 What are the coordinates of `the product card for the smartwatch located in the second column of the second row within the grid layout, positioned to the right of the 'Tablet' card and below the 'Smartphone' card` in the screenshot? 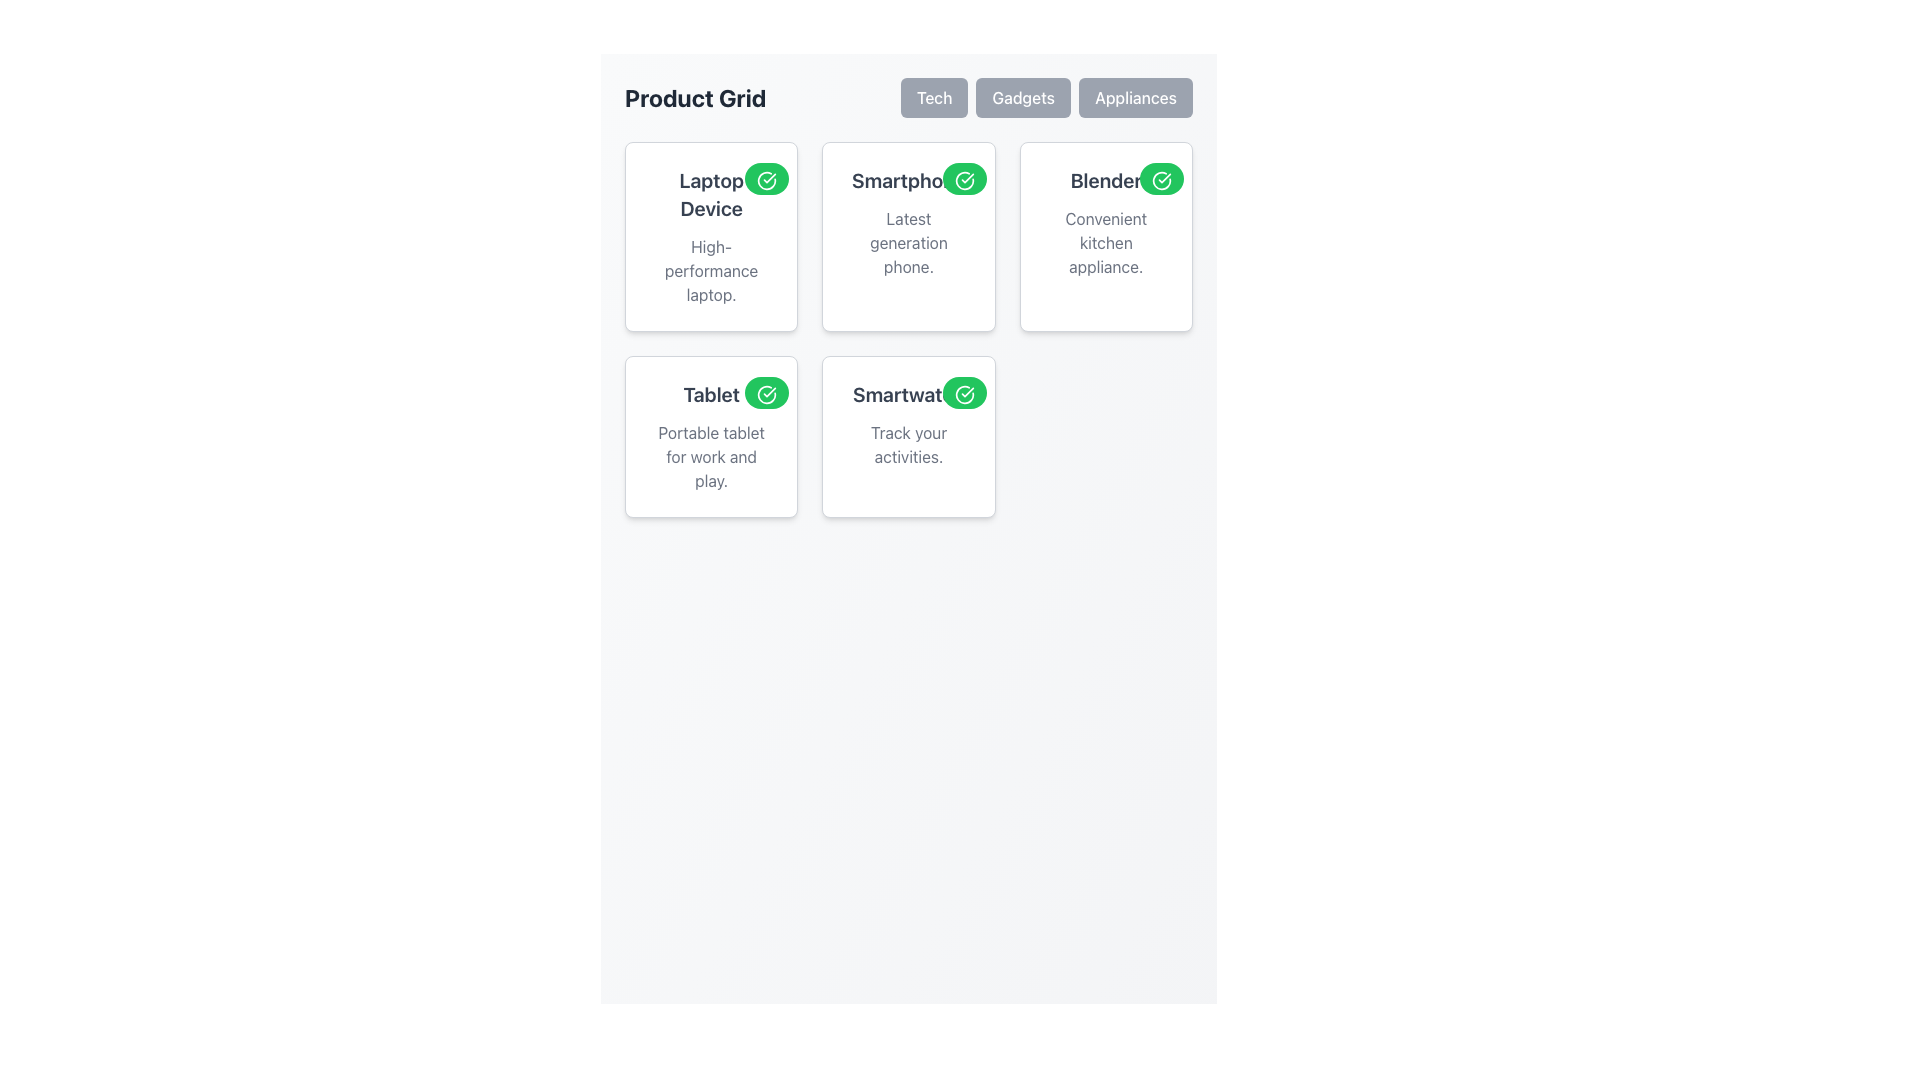 It's located at (907, 435).